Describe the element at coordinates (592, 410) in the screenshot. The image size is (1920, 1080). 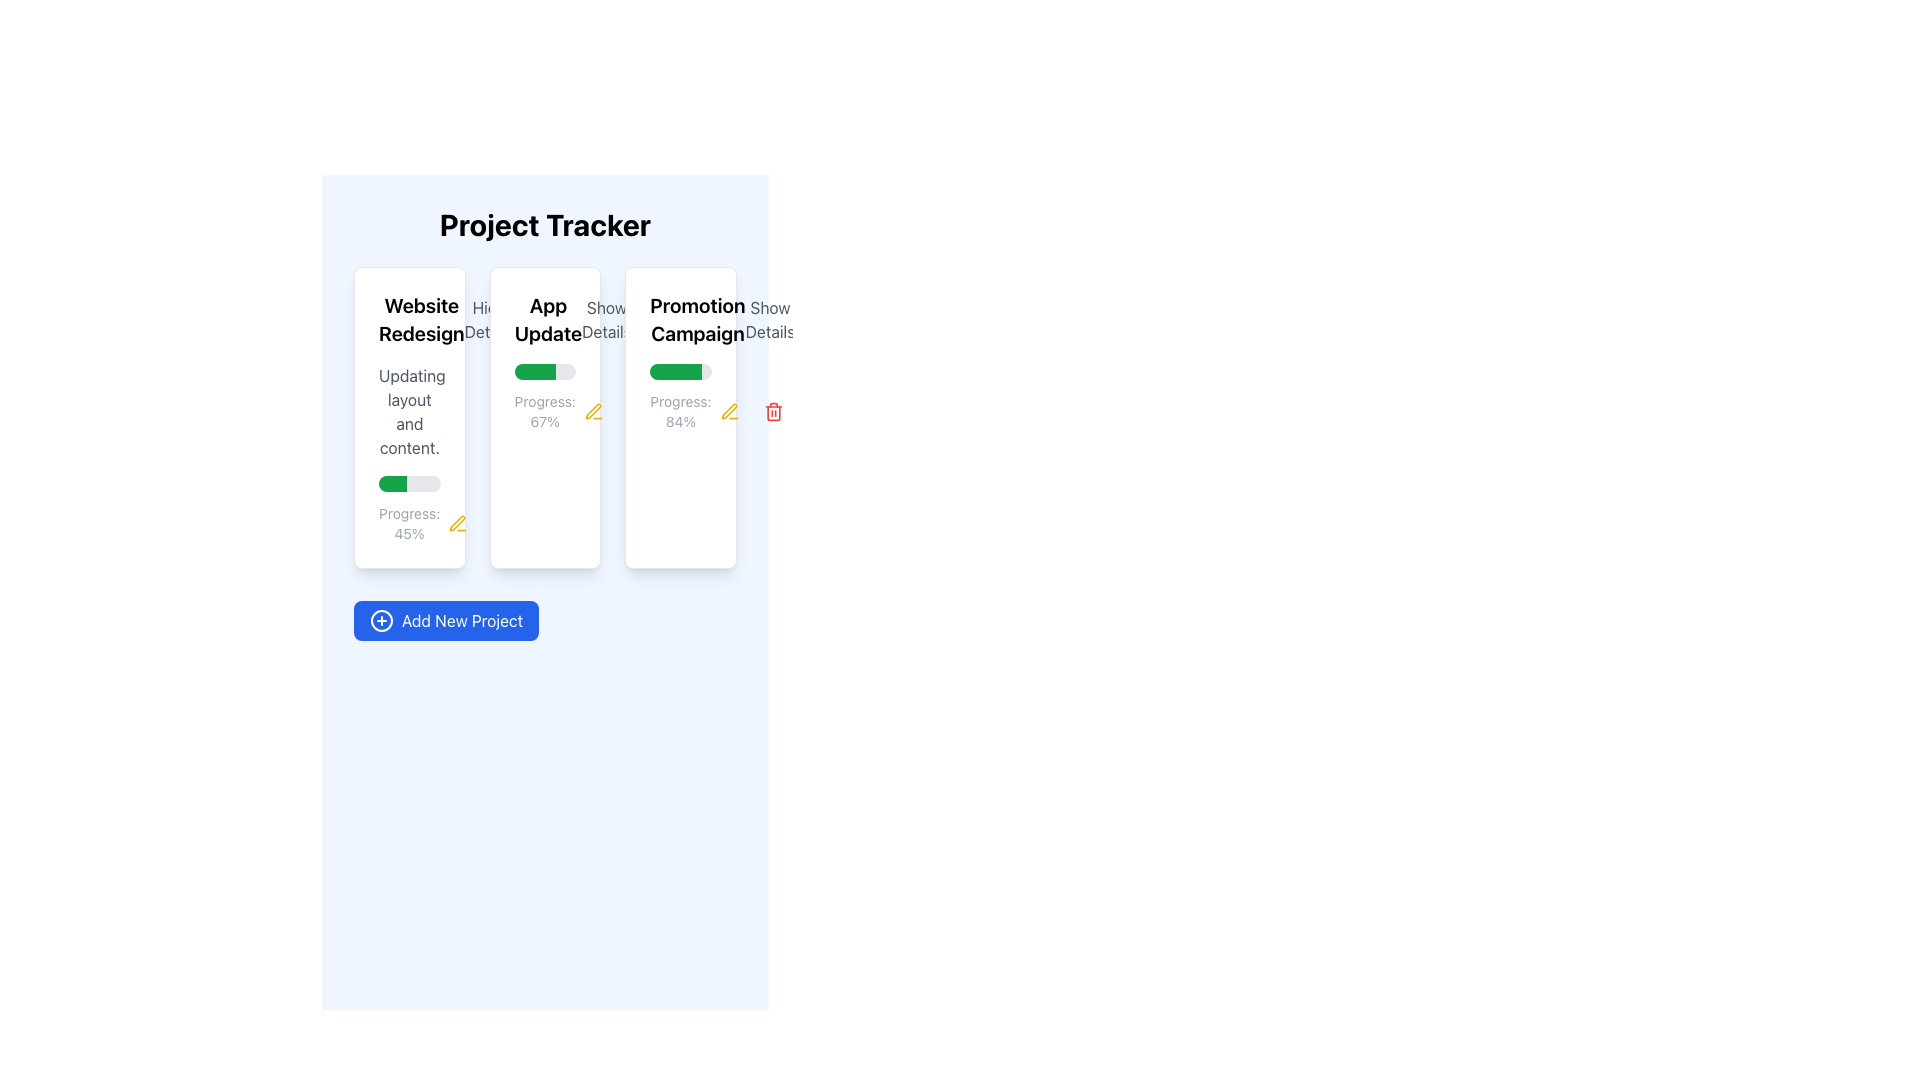
I see `the pen icon located at the bottom right of the 'App Update' card` at that location.